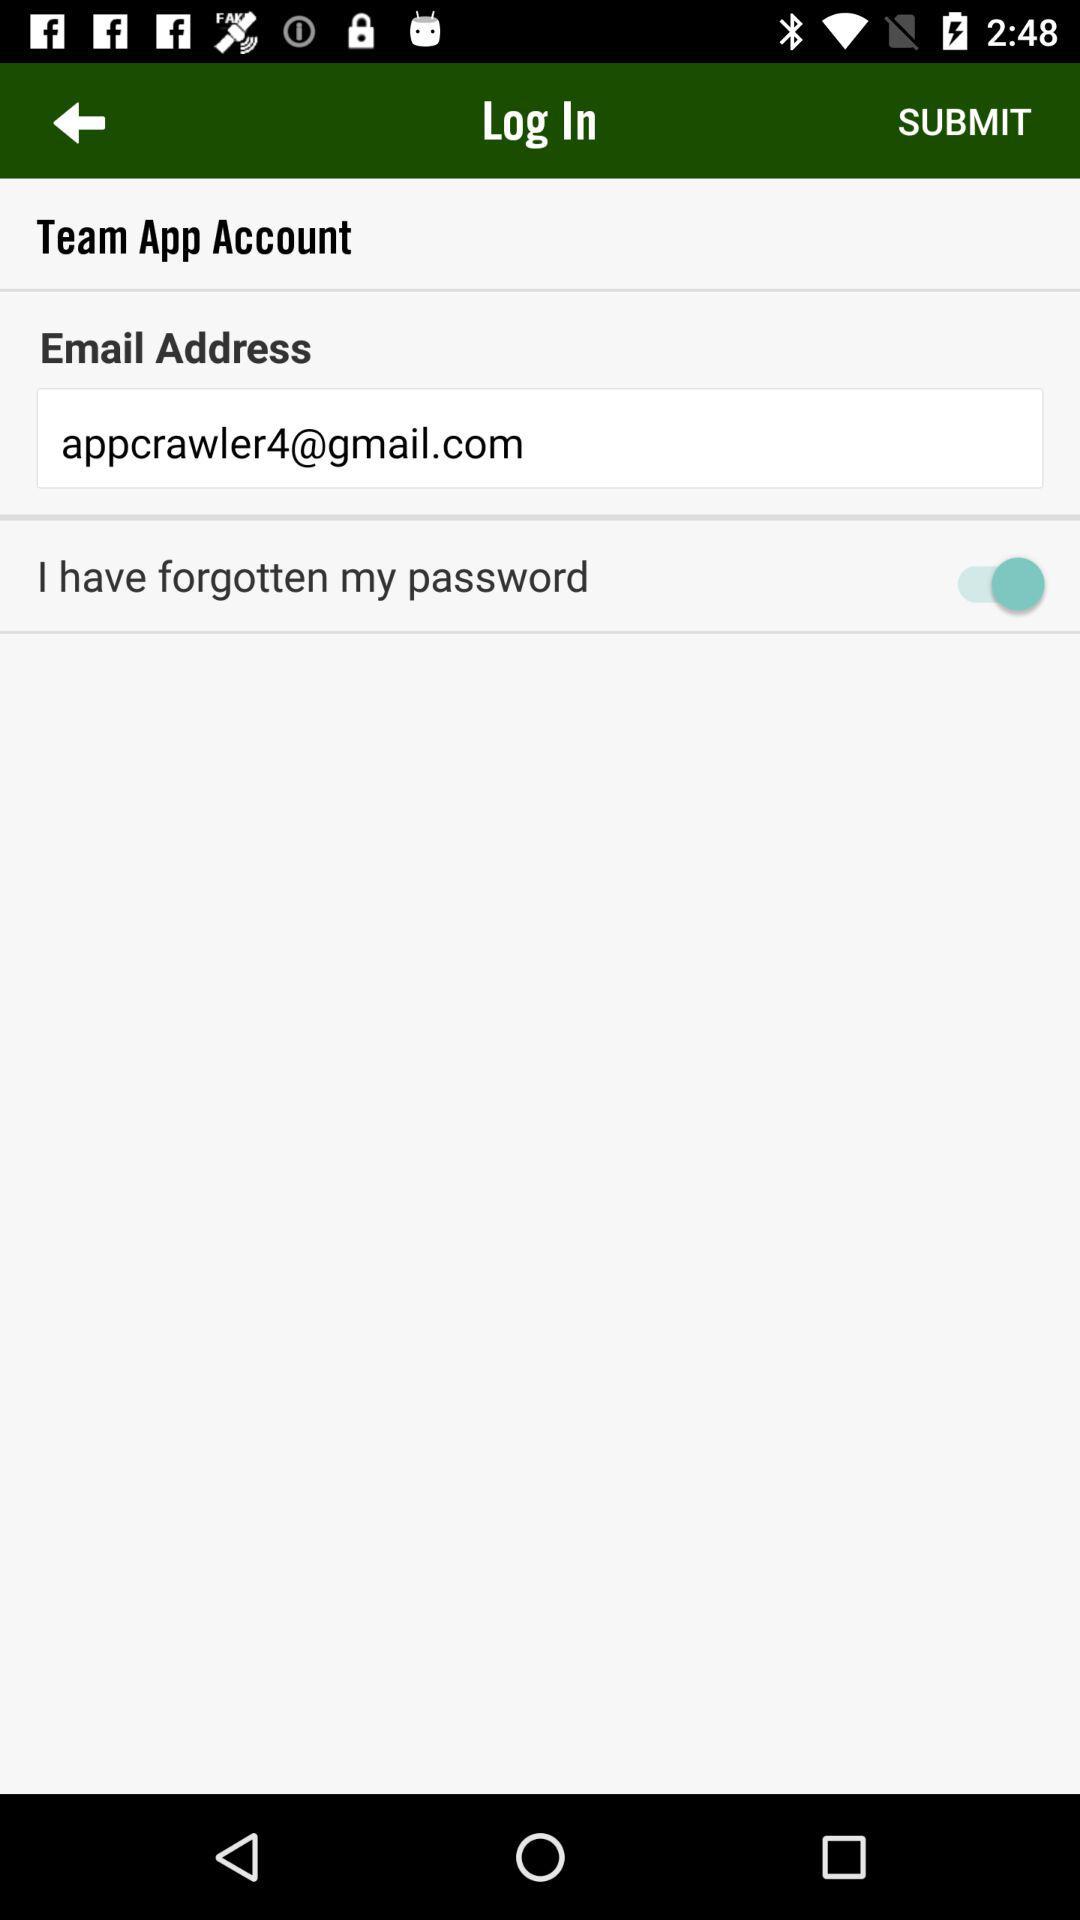 The image size is (1080, 1920). I want to click on the icon next to log in item, so click(77, 119).